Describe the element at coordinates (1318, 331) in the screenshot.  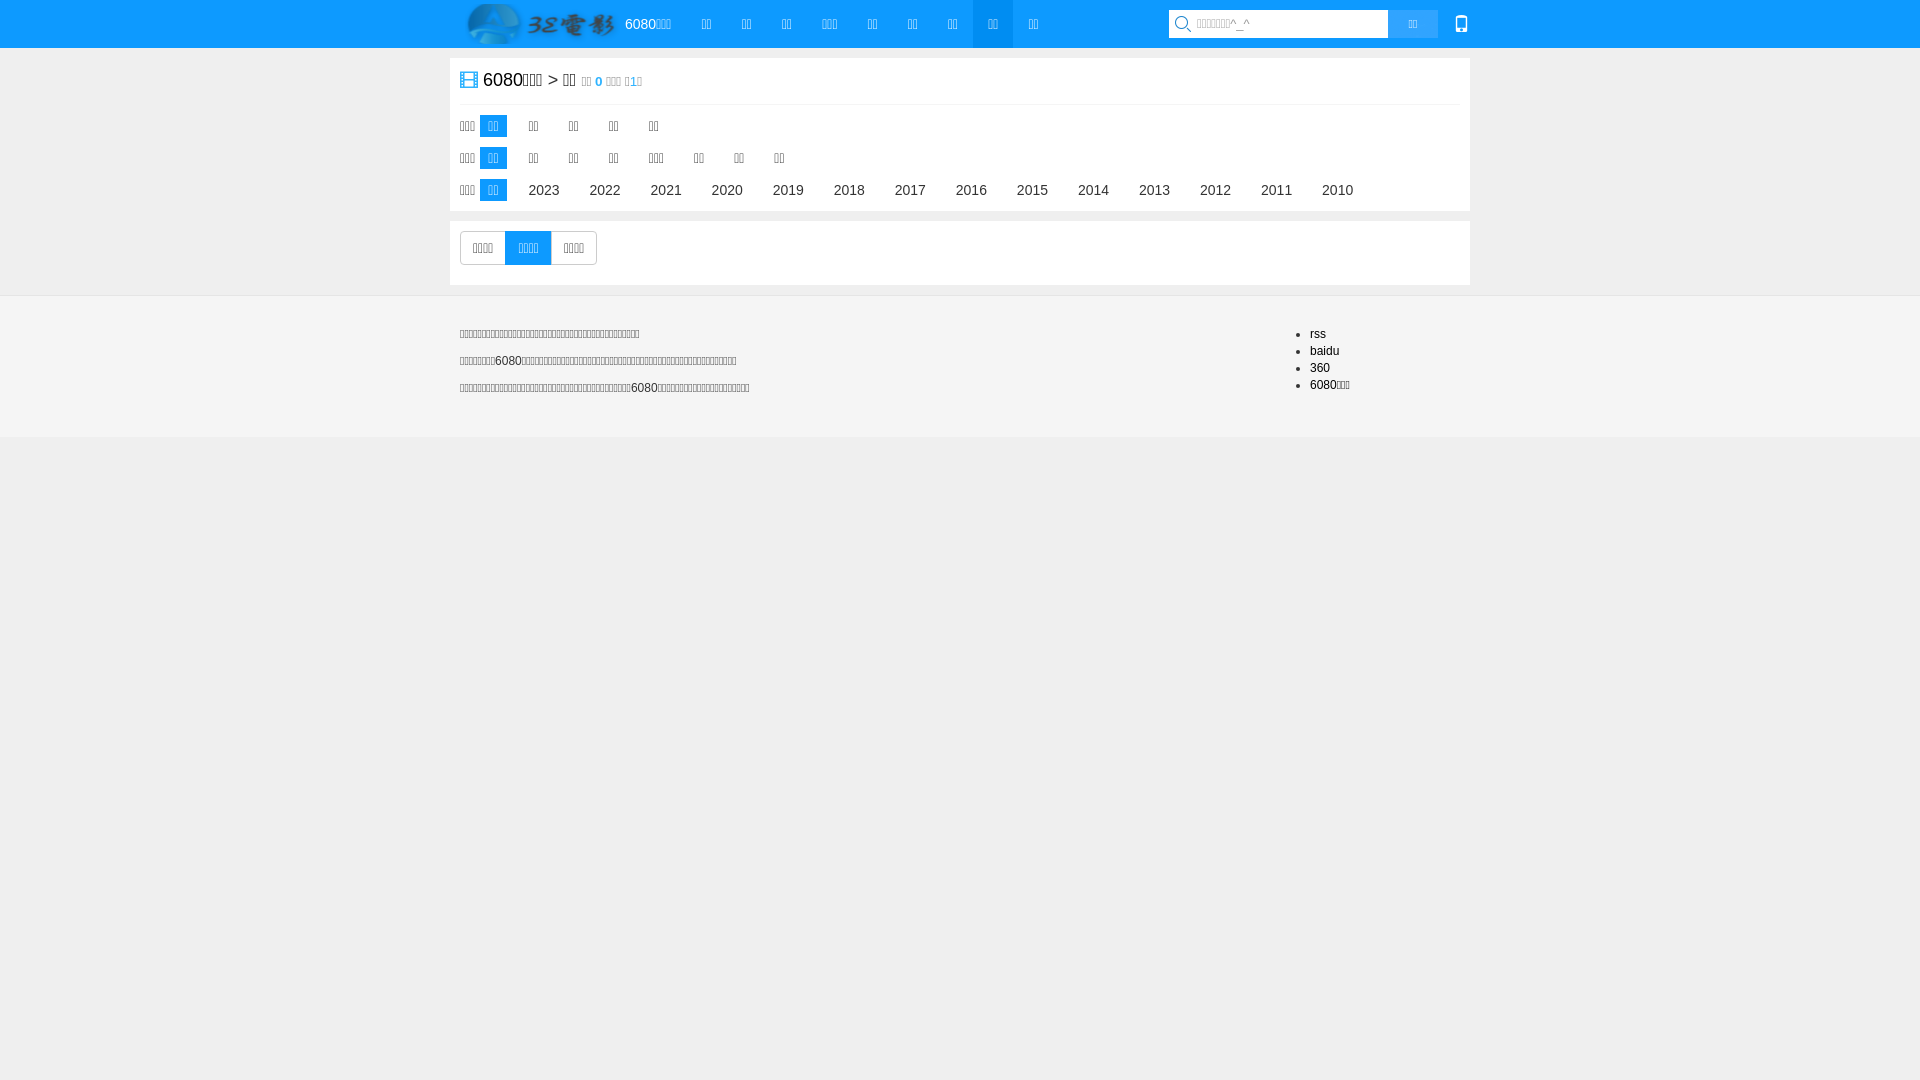
I see `'rss'` at that location.